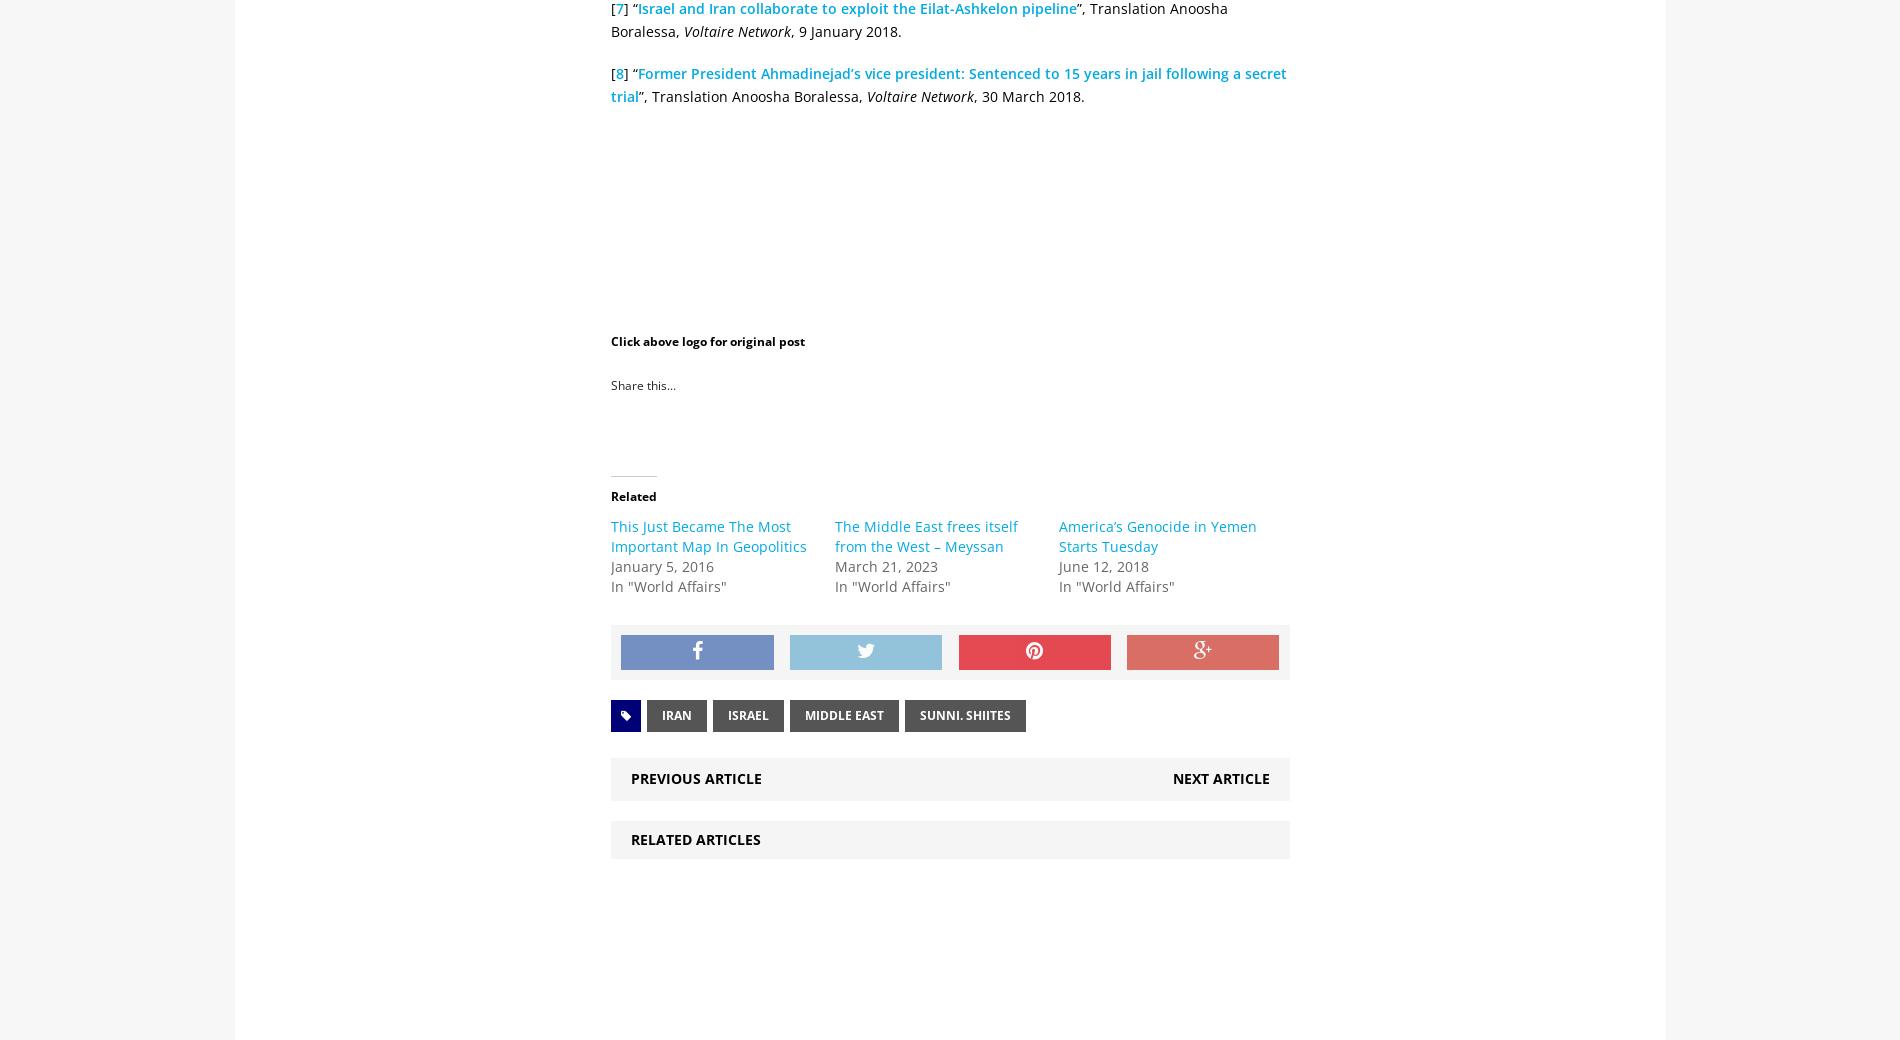  What do you see at coordinates (948, 83) in the screenshot?
I see `'Former President Ahmadinejad’s vice president: Sentenced to 15 years in jail following a secret trial'` at bounding box center [948, 83].